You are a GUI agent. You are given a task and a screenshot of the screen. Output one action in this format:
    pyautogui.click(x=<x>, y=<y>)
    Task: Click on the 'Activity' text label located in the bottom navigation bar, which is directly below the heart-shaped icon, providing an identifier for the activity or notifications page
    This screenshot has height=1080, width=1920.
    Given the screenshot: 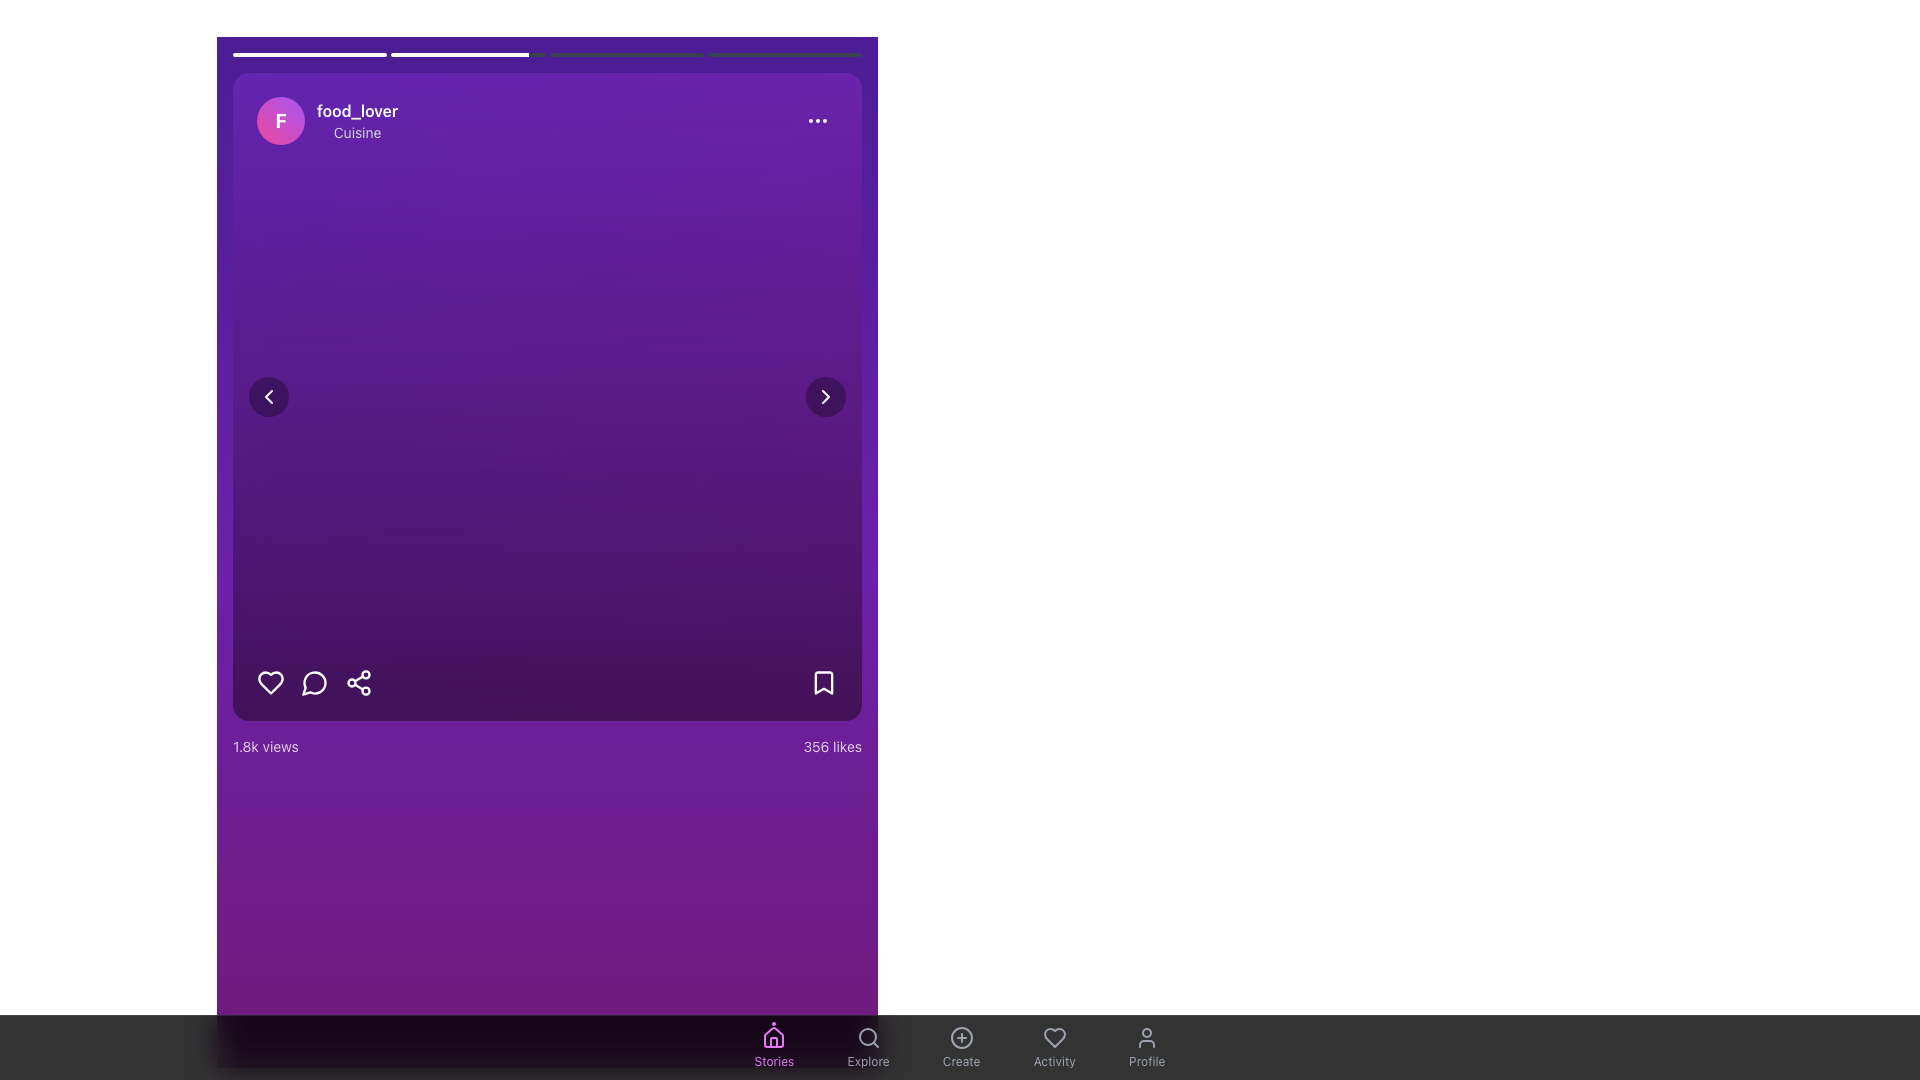 What is the action you would take?
    pyautogui.click(x=1053, y=1060)
    